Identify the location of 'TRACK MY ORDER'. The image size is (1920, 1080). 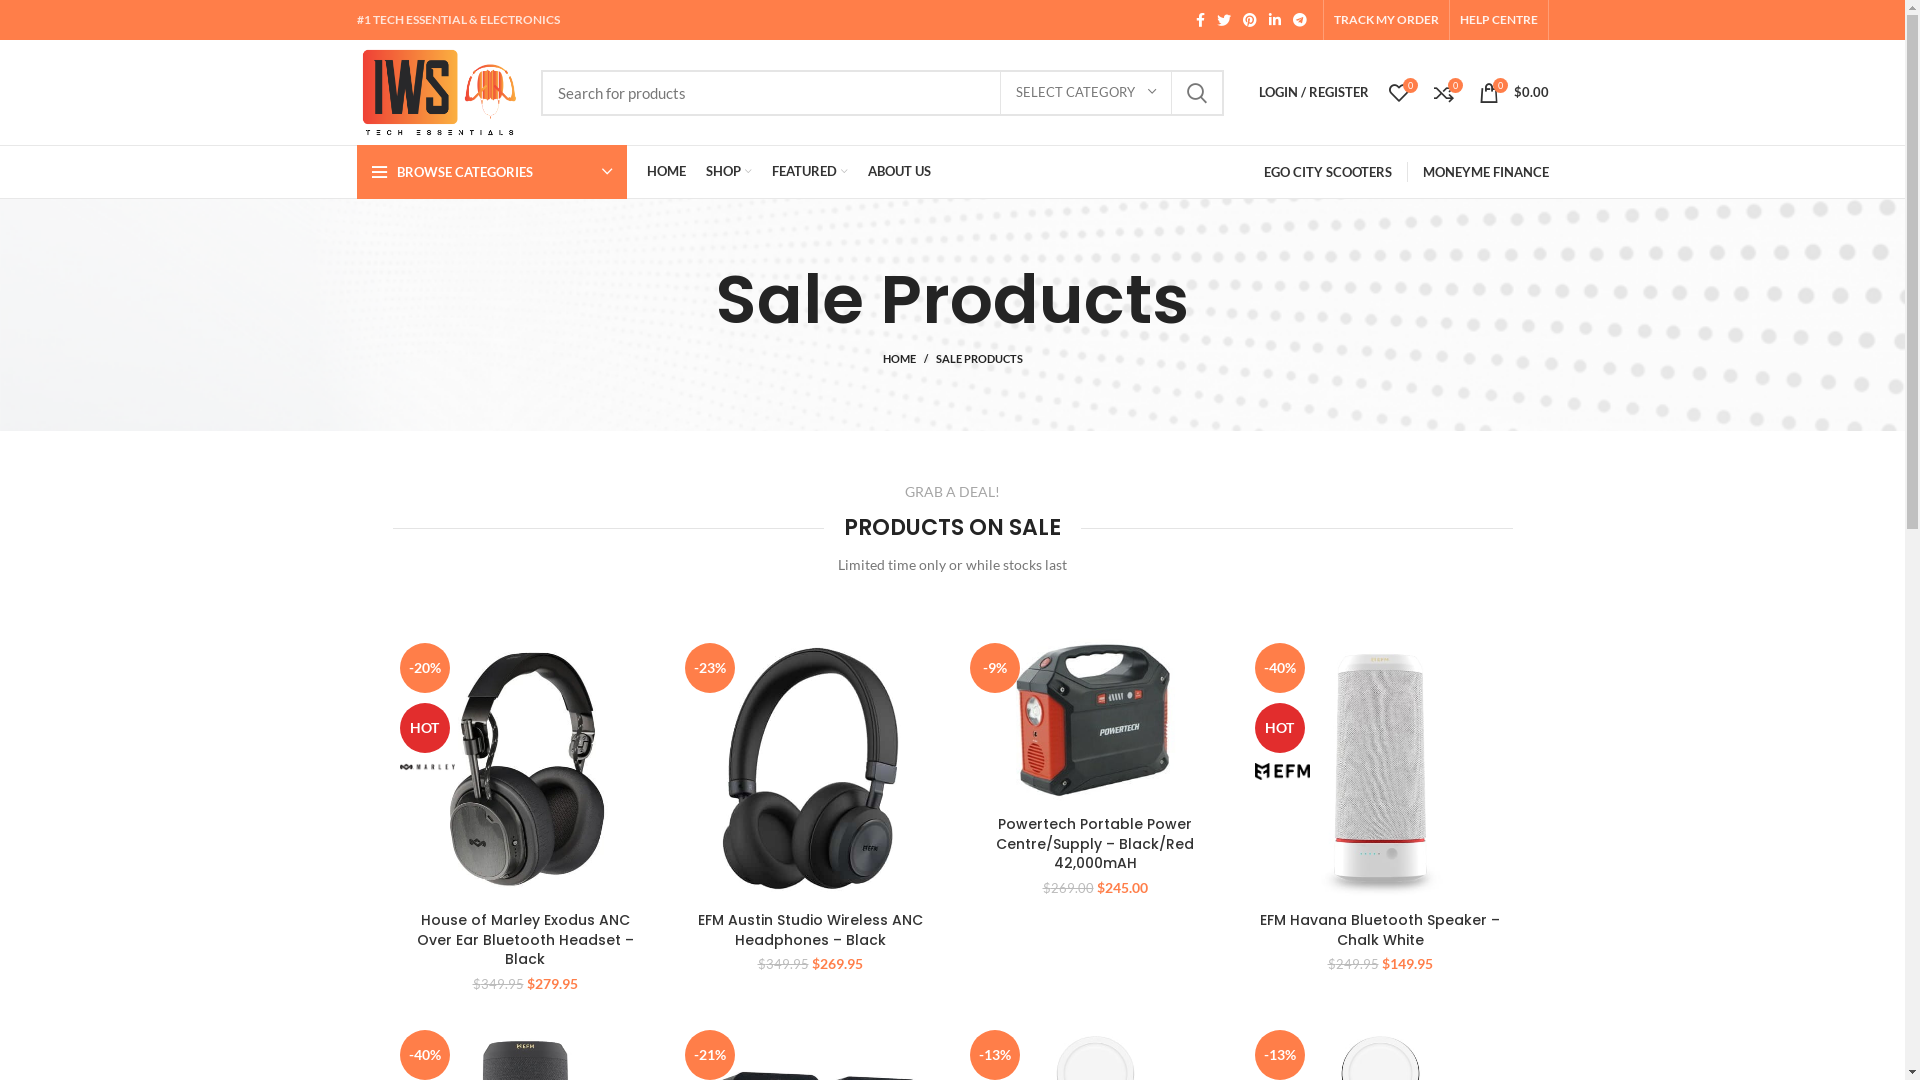
(1334, 19).